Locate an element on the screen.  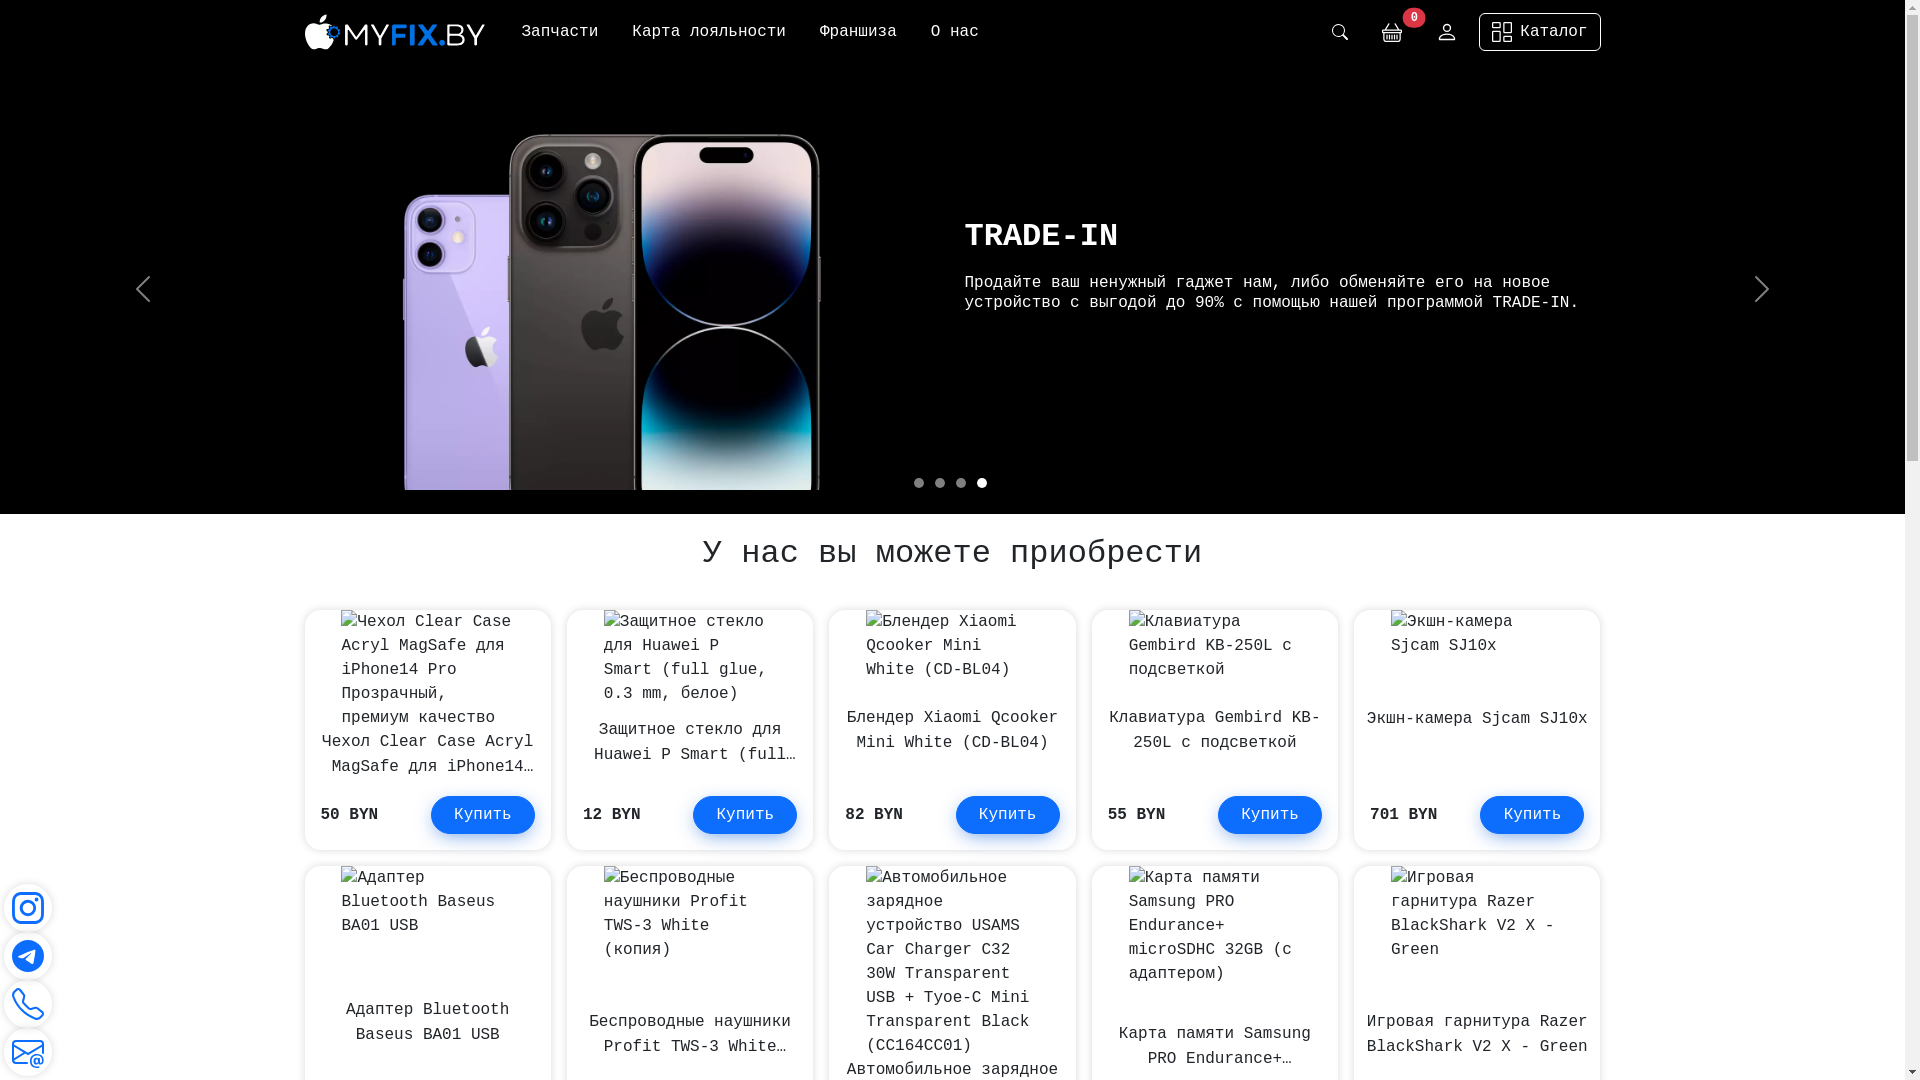
'0' is located at coordinates (1391, 31).